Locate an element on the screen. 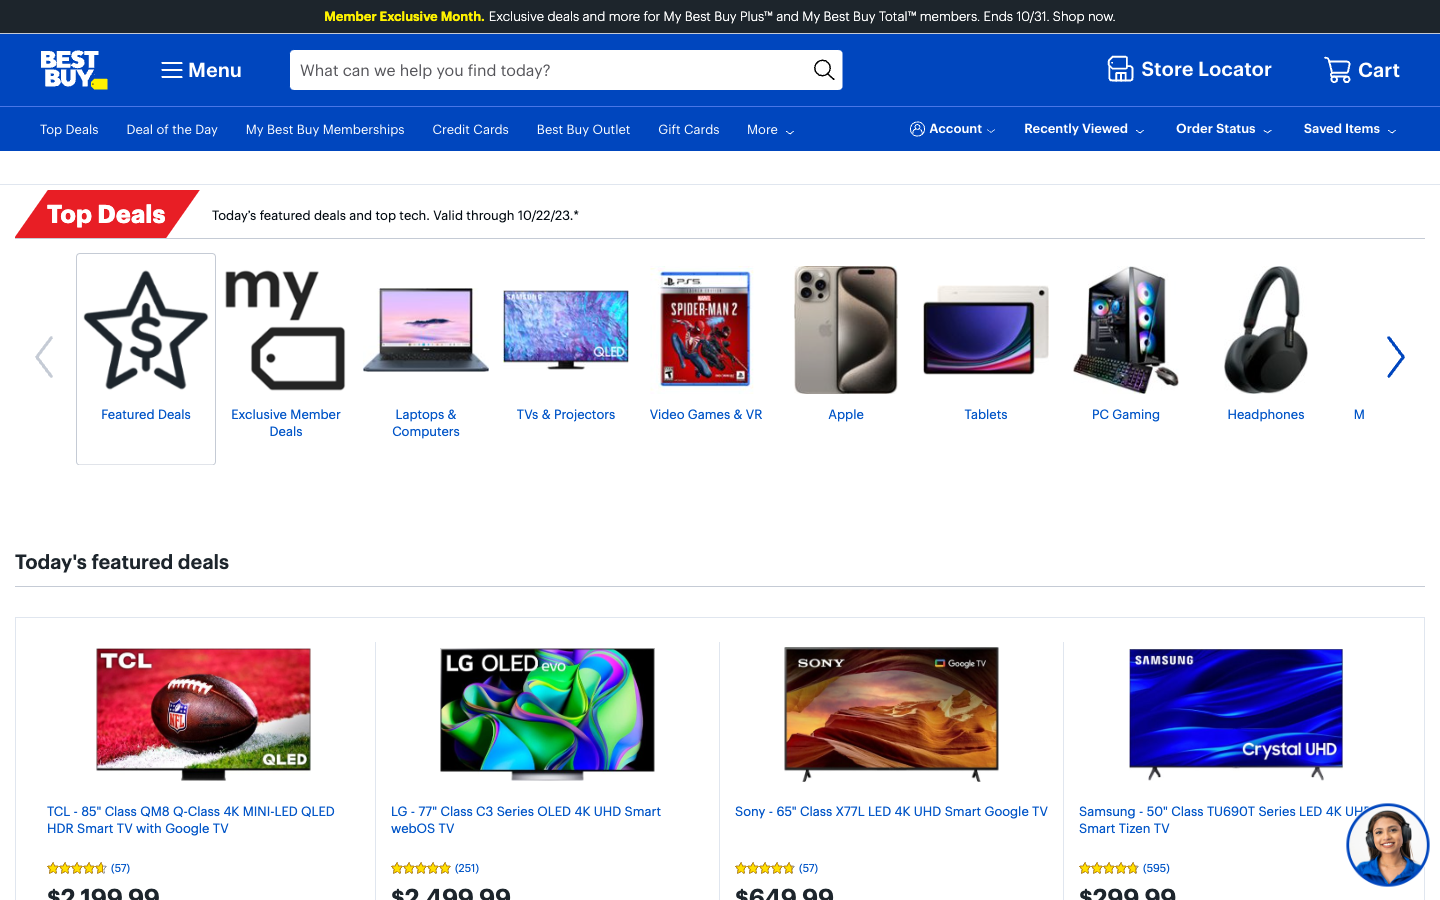 Image resolution: width=1440 pixels, height=900 pixels. To see more Top Deals, press the rightward pointing arrow is located at coordinates (1395, 359).